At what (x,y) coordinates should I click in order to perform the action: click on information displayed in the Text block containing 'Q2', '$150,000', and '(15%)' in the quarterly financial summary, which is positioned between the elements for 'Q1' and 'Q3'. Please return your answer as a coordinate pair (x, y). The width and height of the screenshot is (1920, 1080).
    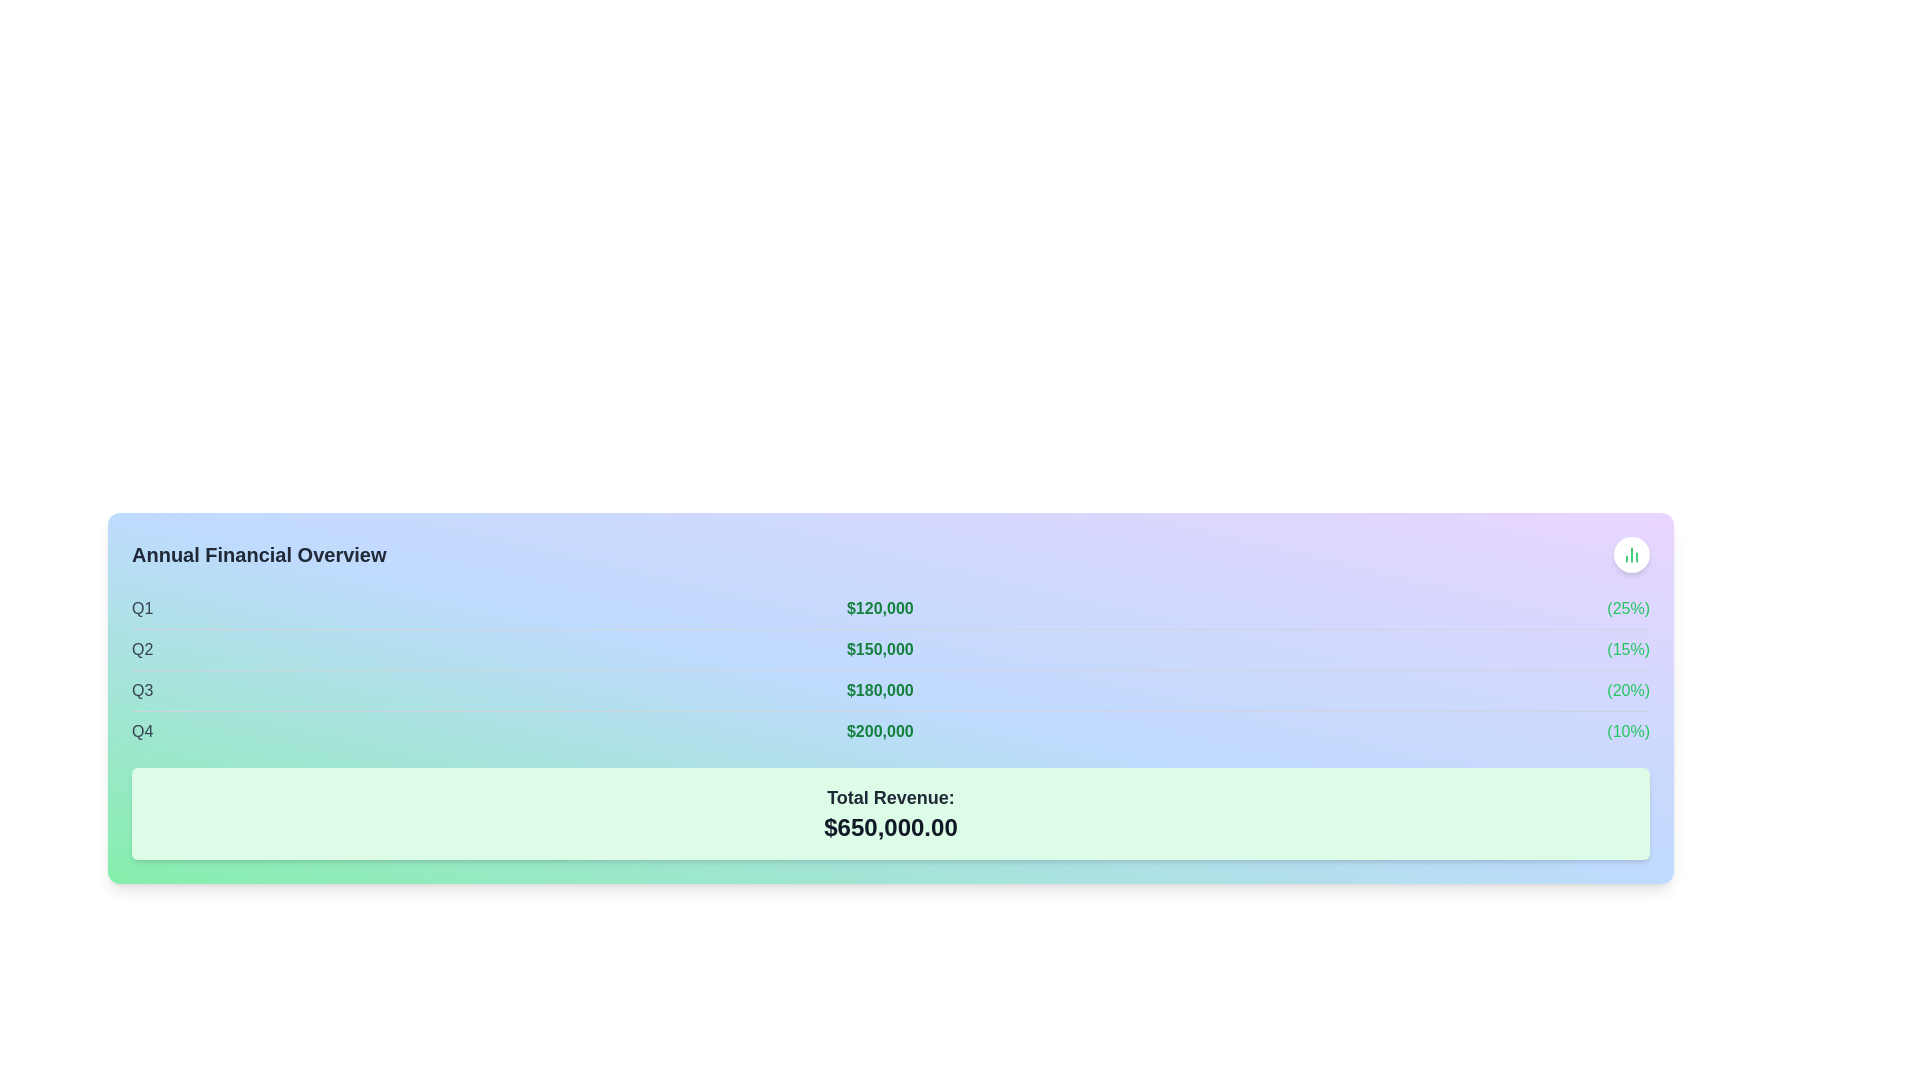
    Looking at the image, I should click on (890, 649).